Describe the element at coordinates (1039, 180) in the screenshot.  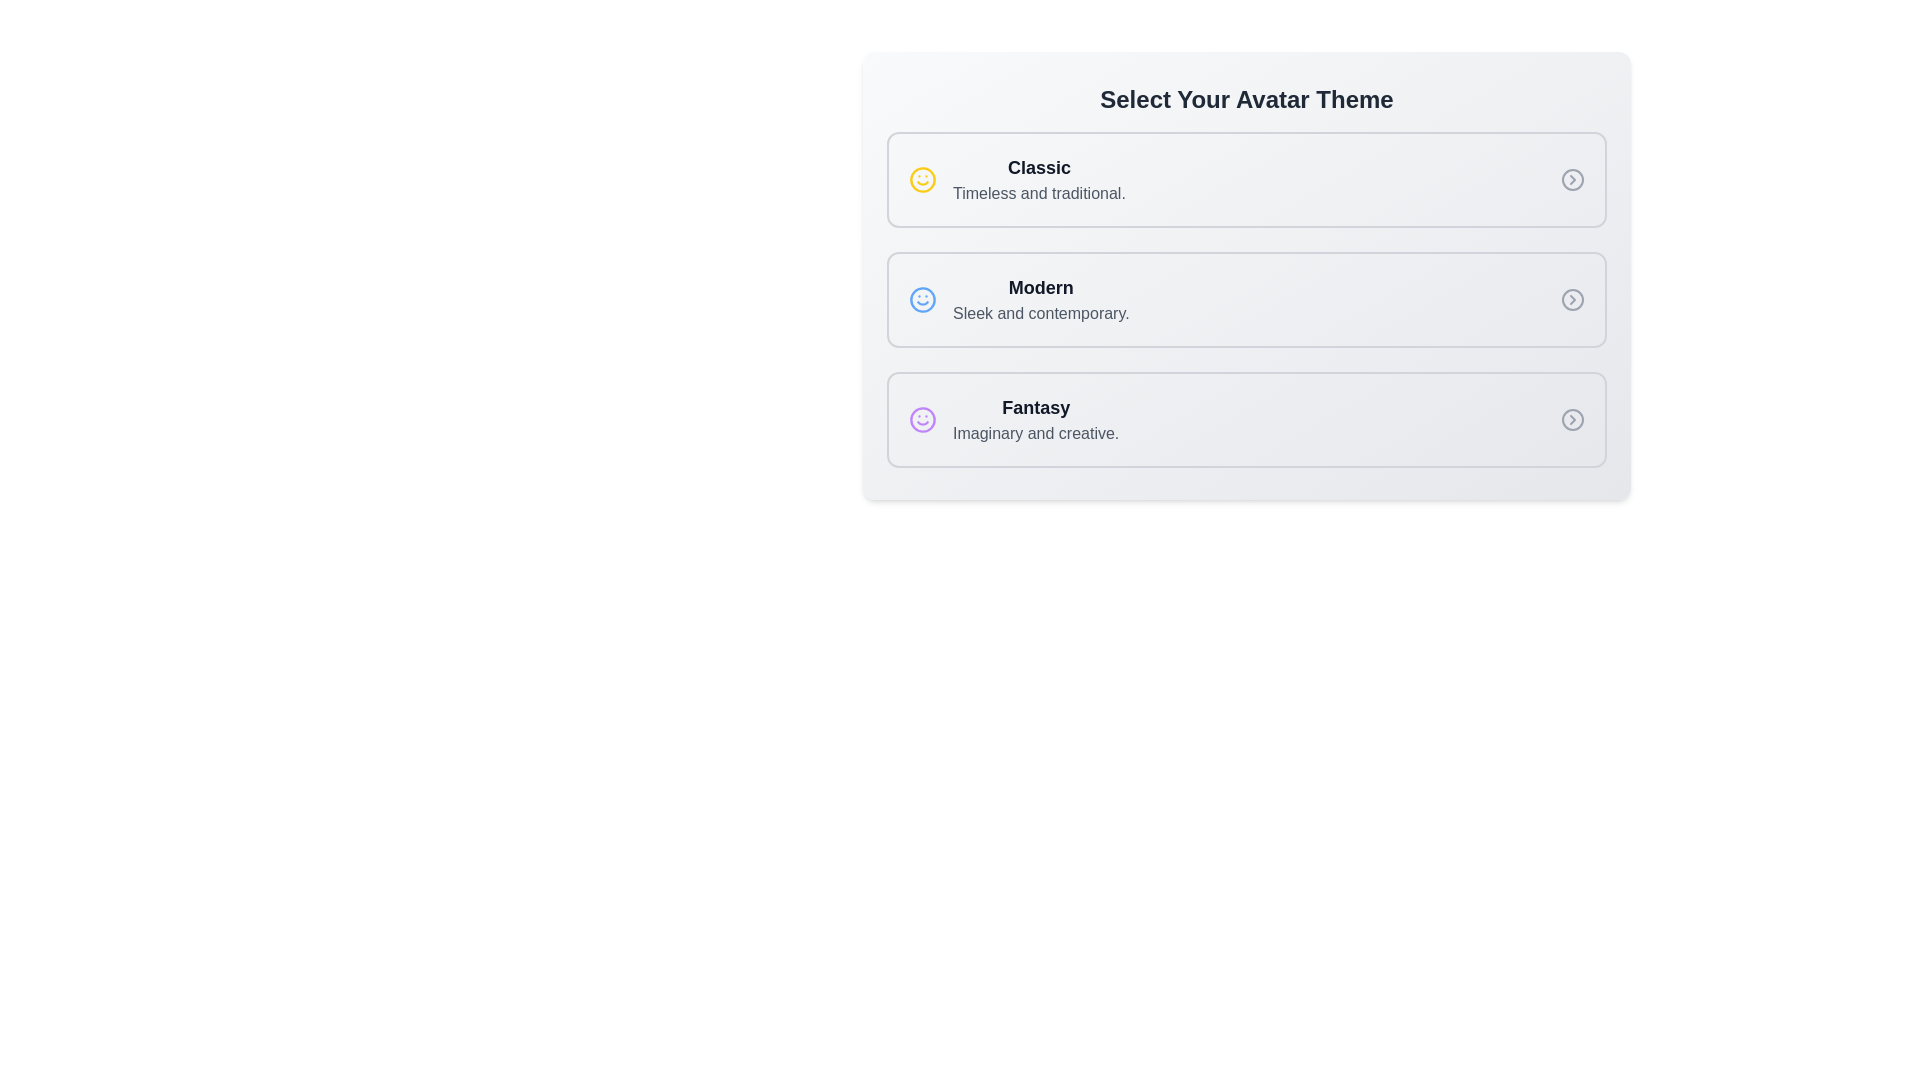
I see `to select the 'Classic' avatar theme, which is the first option in the selectable list described as 'Timeless and traditional.'` at that location.